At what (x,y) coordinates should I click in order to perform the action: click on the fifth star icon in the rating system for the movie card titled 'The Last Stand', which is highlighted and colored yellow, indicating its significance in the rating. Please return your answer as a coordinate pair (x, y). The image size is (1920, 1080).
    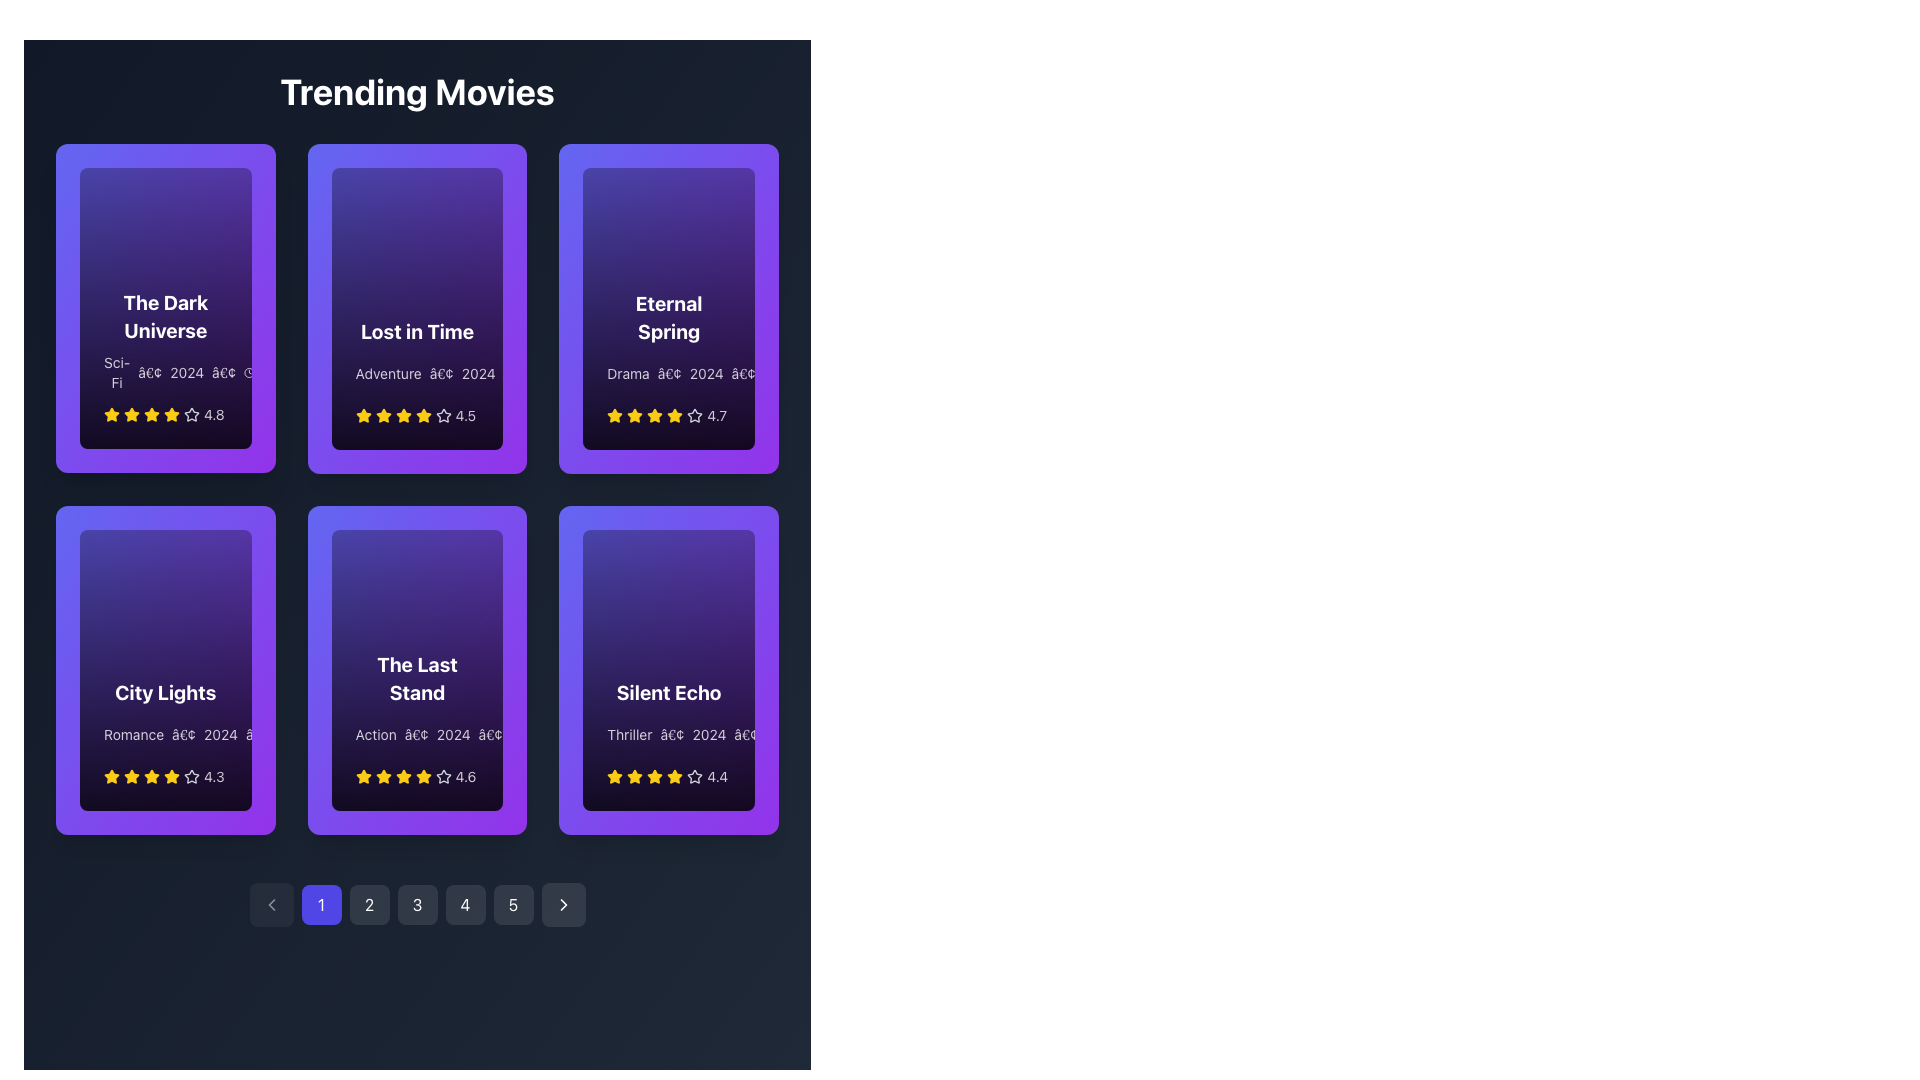
    Looking at the image, I should click on (422, 775).